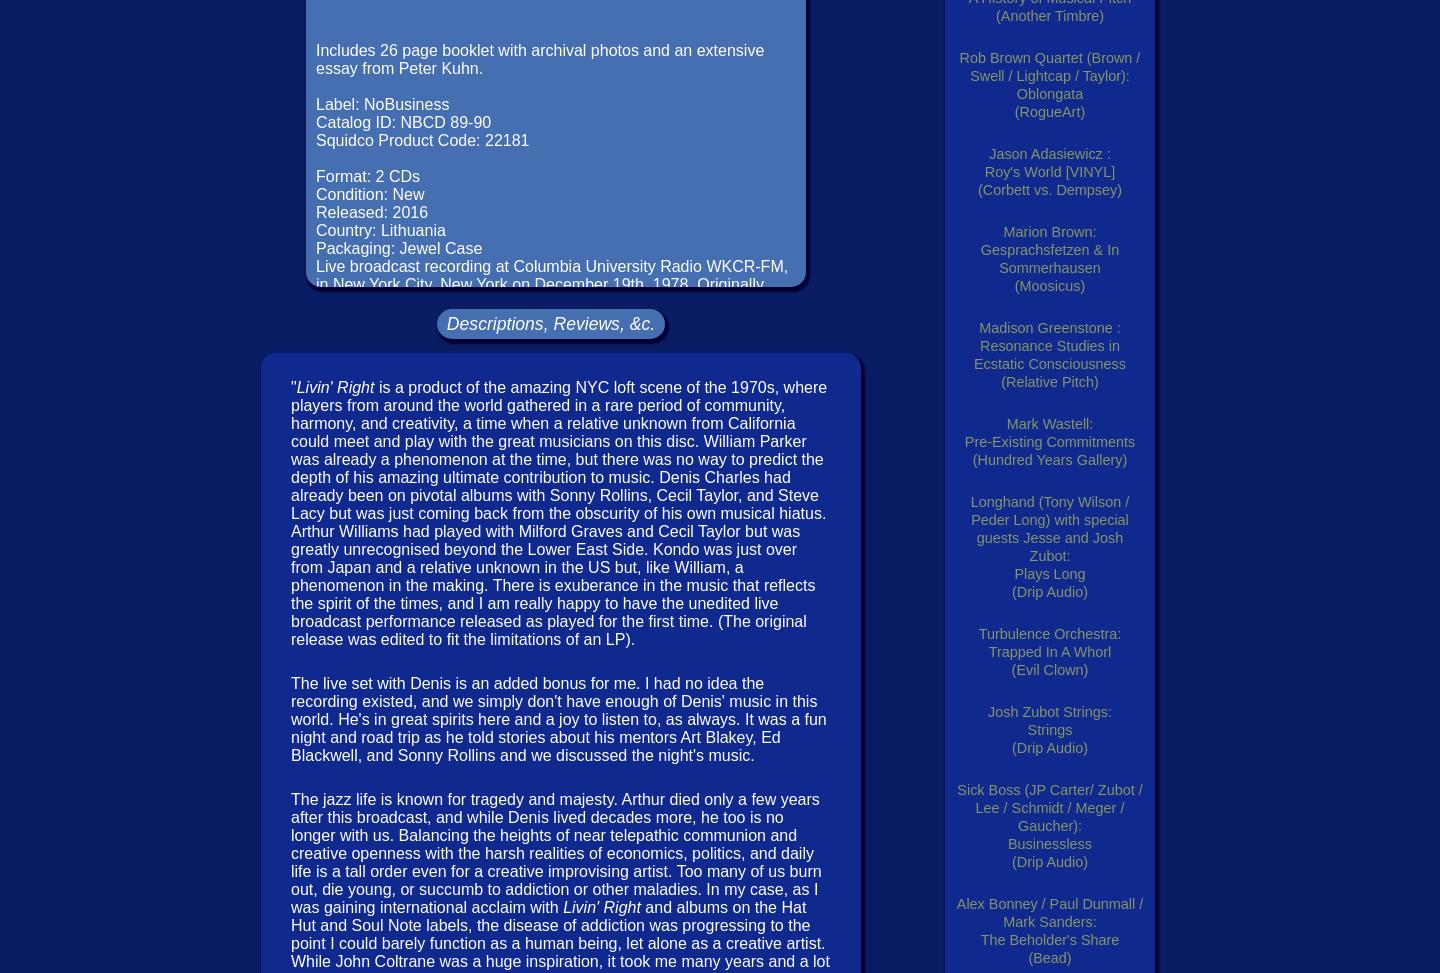  I want to click on 'Jason Adasiewicz :', so click(1049, 154).